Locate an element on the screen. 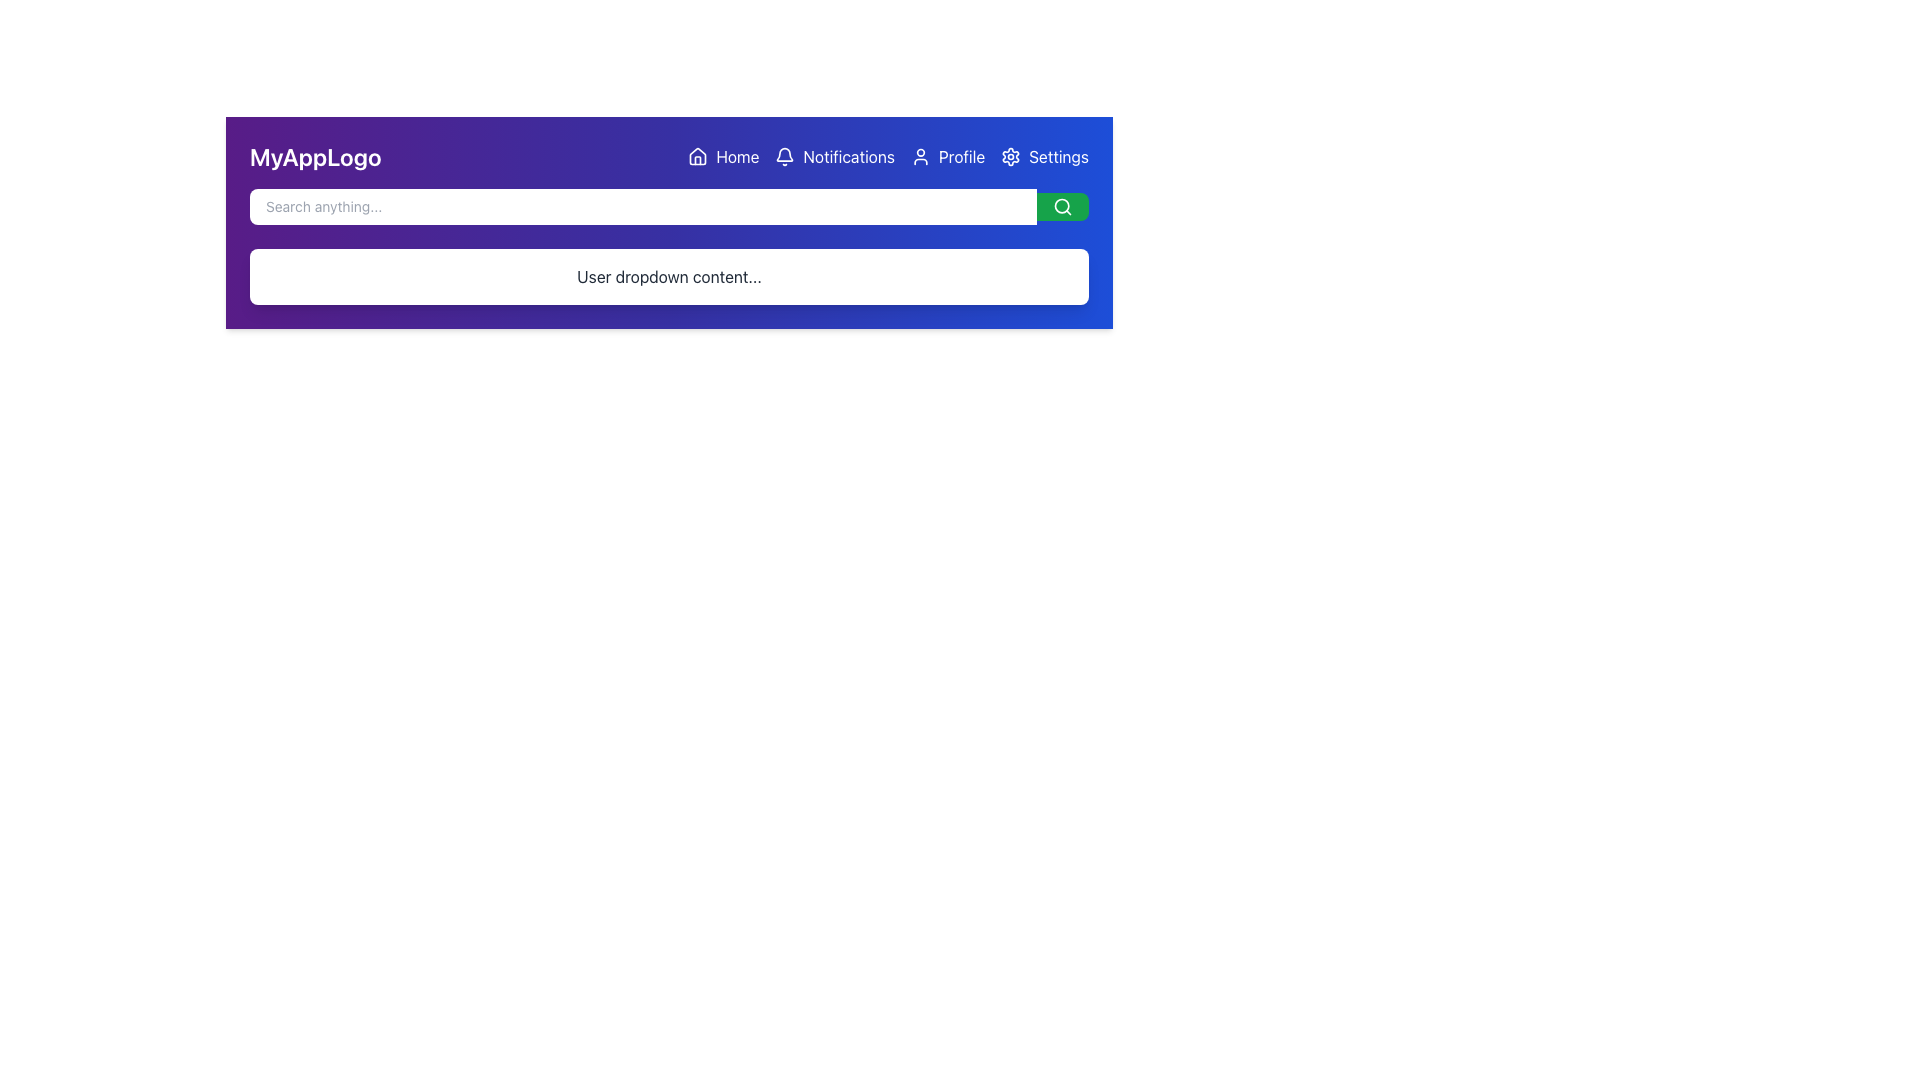 The image size is (1920, 1080). the innermost circular component of the search icon is located at coordinates (1061, 206).